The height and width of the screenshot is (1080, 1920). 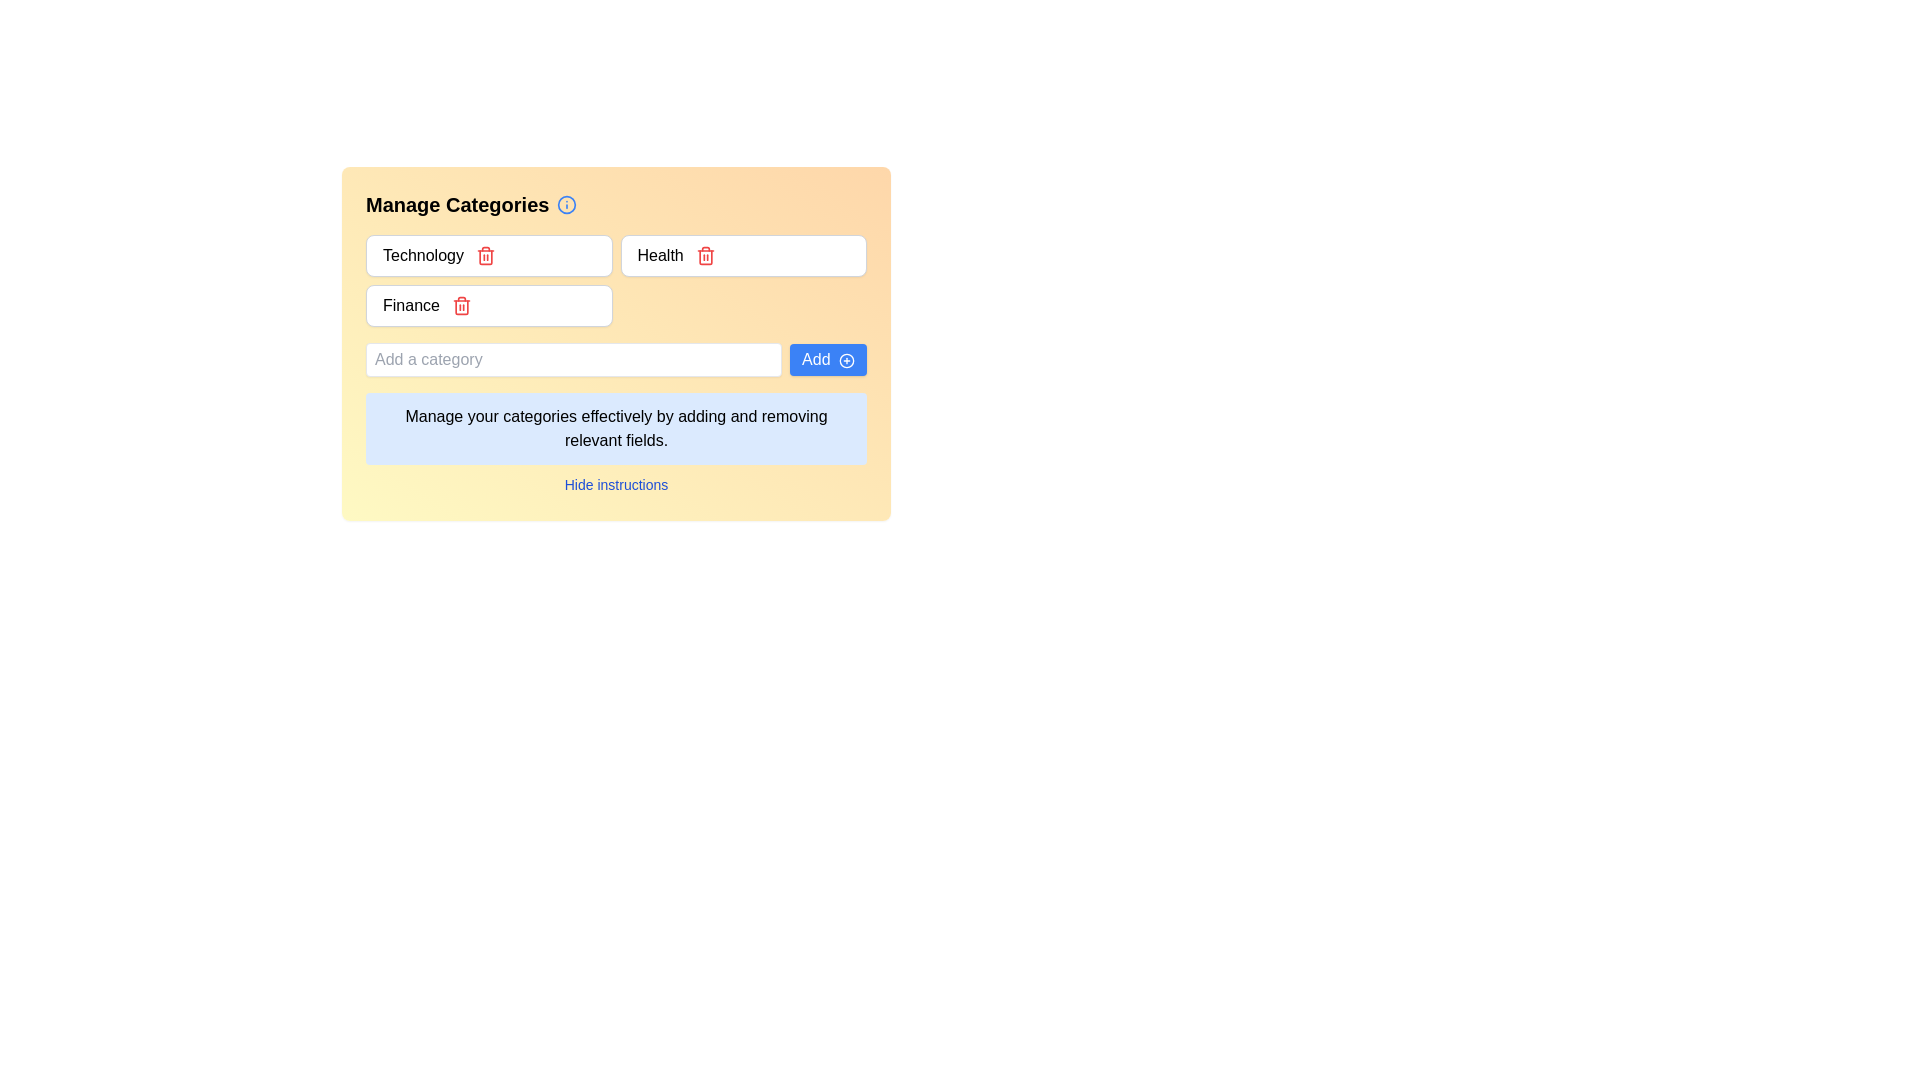 What do you see at coordinates (828, 358) in the screenshot?
I see `the blue button with rounded corners and the text 'Add'` at bounding box center [828, 358].